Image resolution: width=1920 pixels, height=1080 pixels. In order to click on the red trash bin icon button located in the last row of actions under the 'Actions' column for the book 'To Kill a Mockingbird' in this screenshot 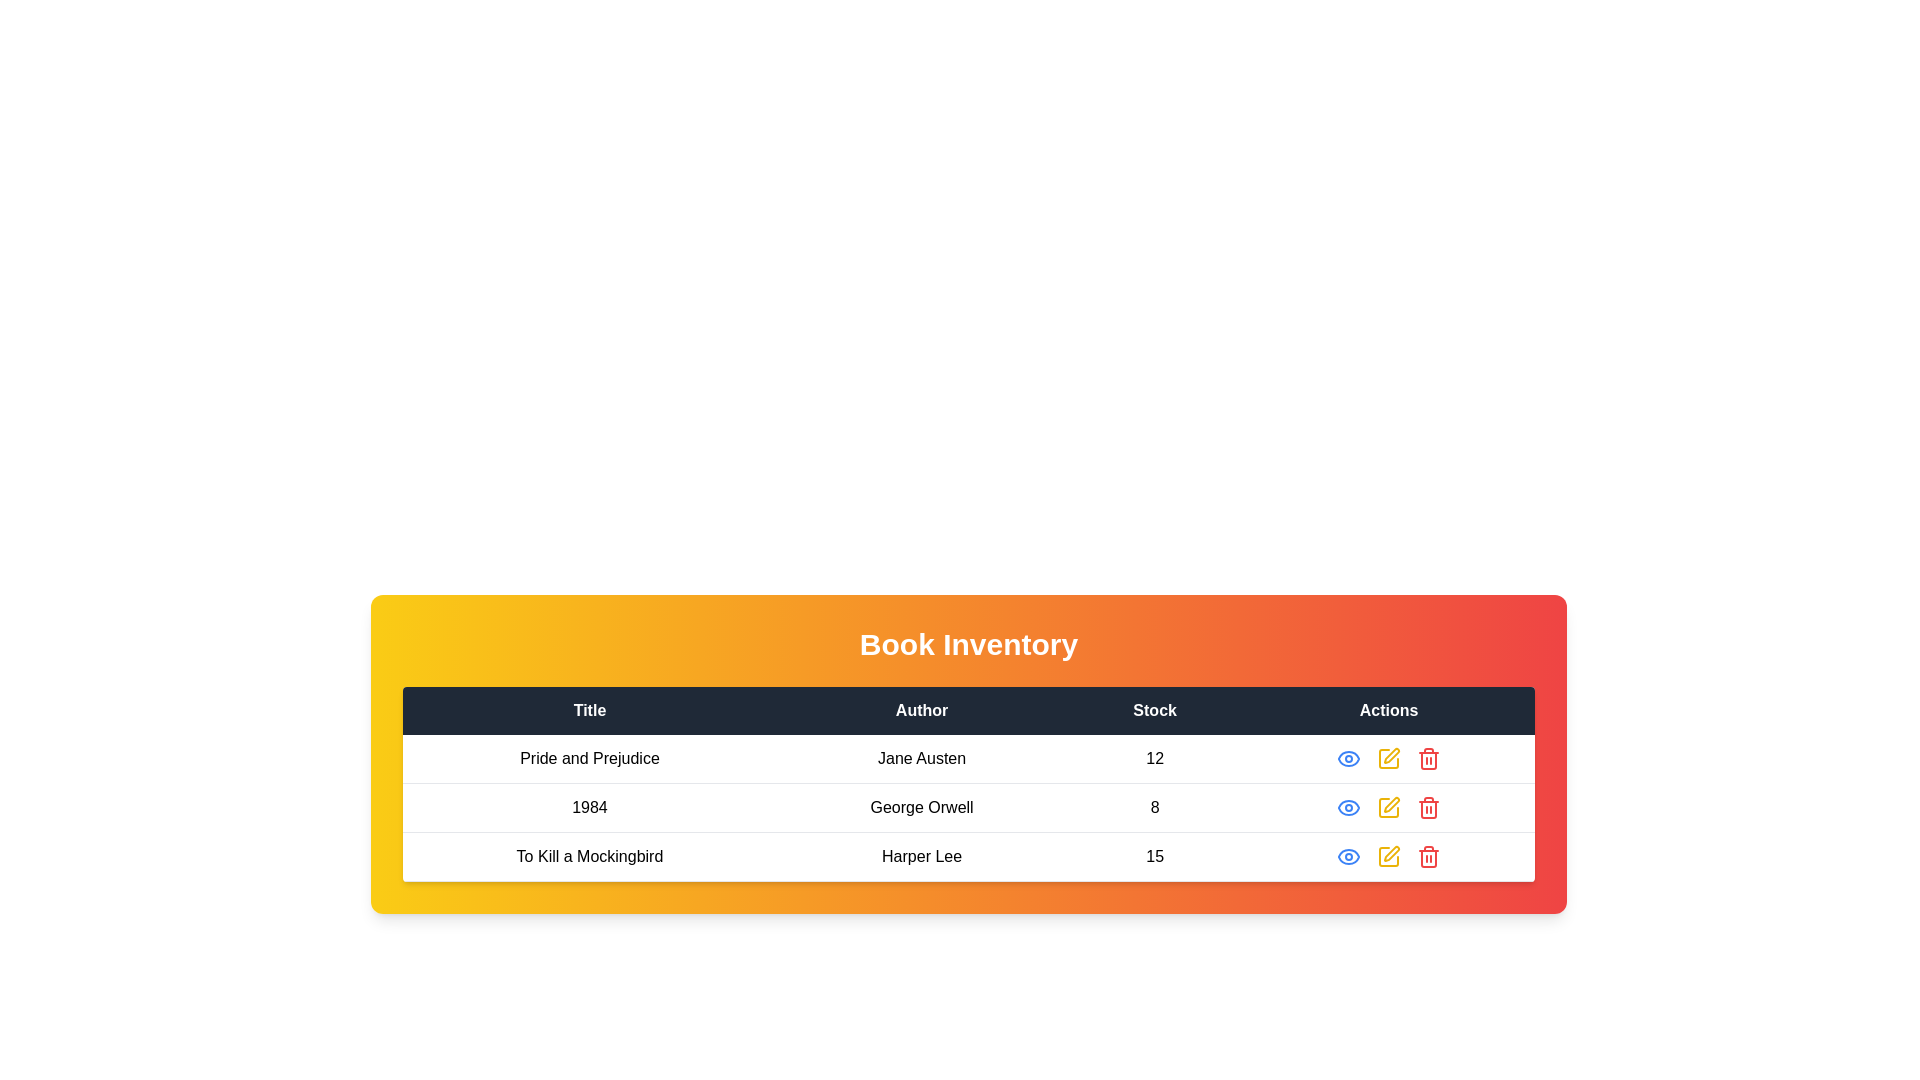, I will do `click(1428, 855)`.